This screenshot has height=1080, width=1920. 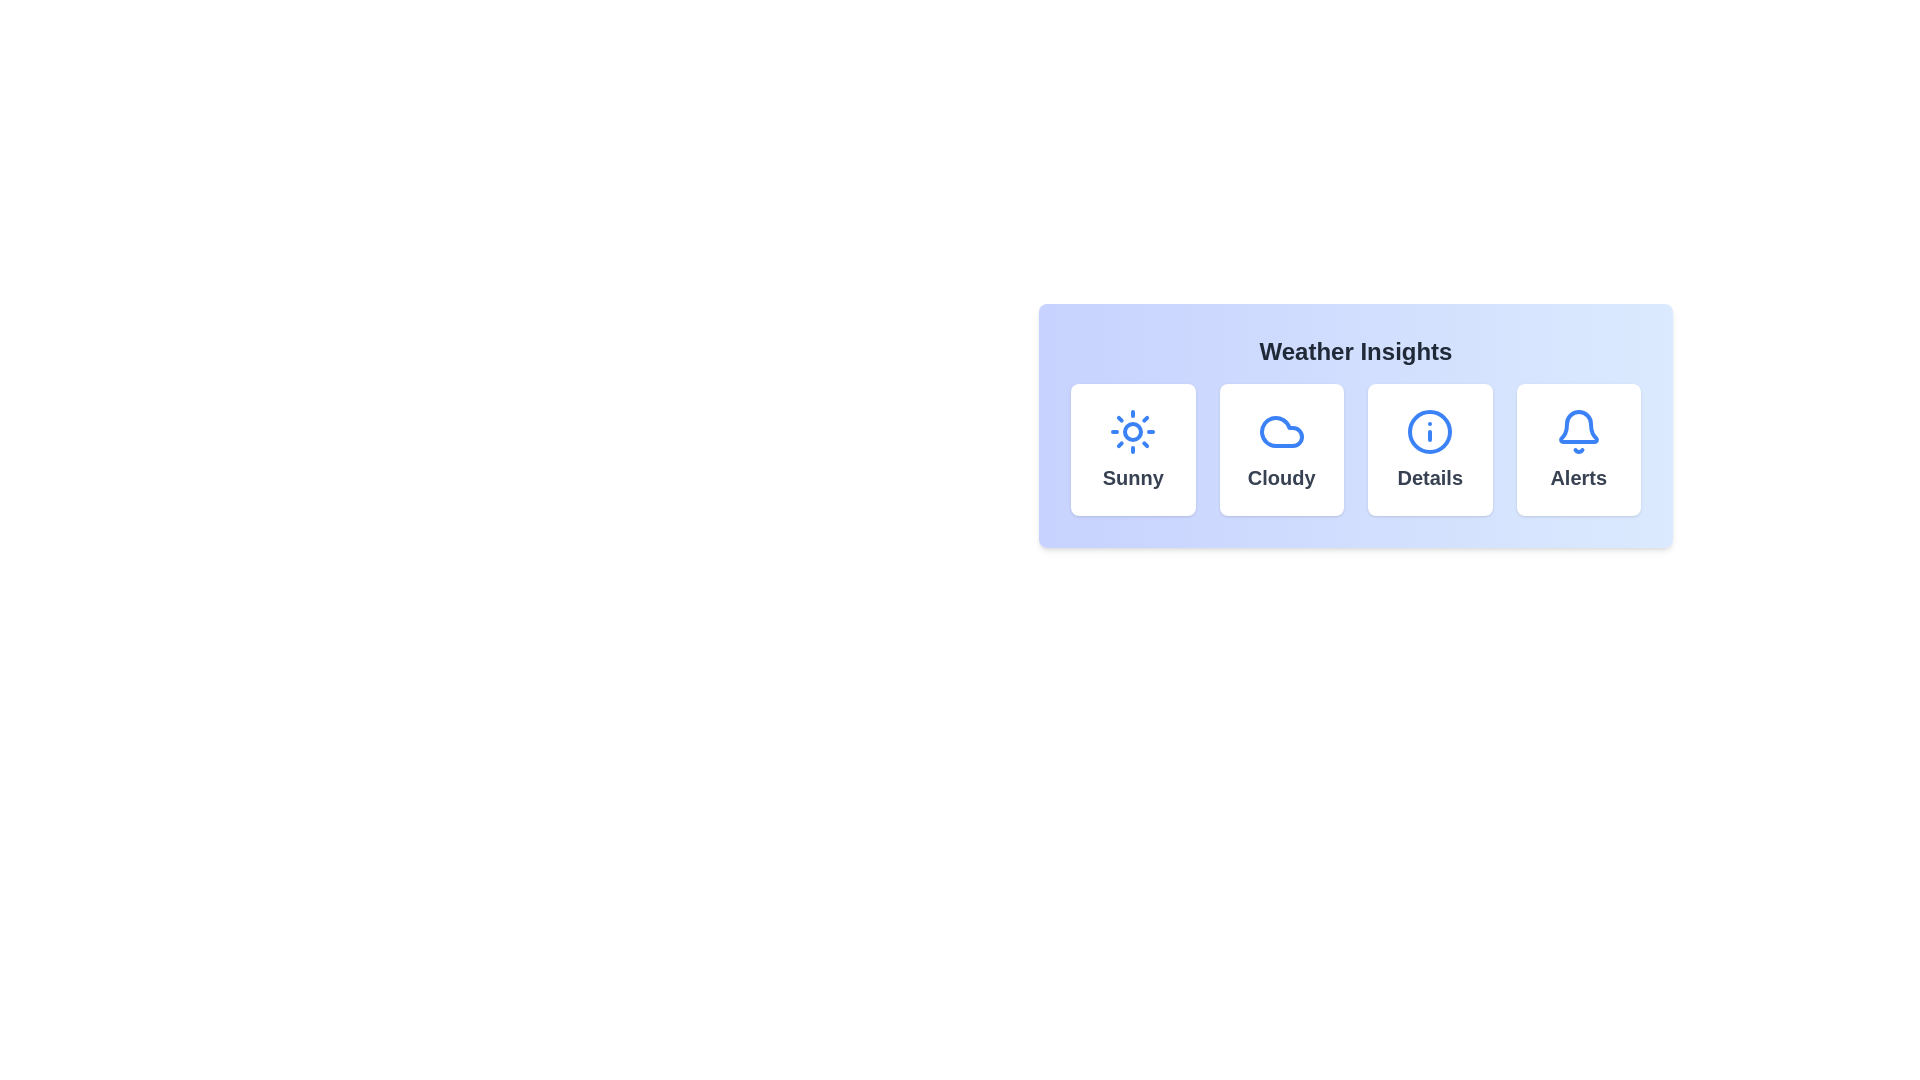 I want to click on the circular graphical element with a blue outline located within the 'Details' button in the Weather Insights dashboard, so click(x=1429, y=431).